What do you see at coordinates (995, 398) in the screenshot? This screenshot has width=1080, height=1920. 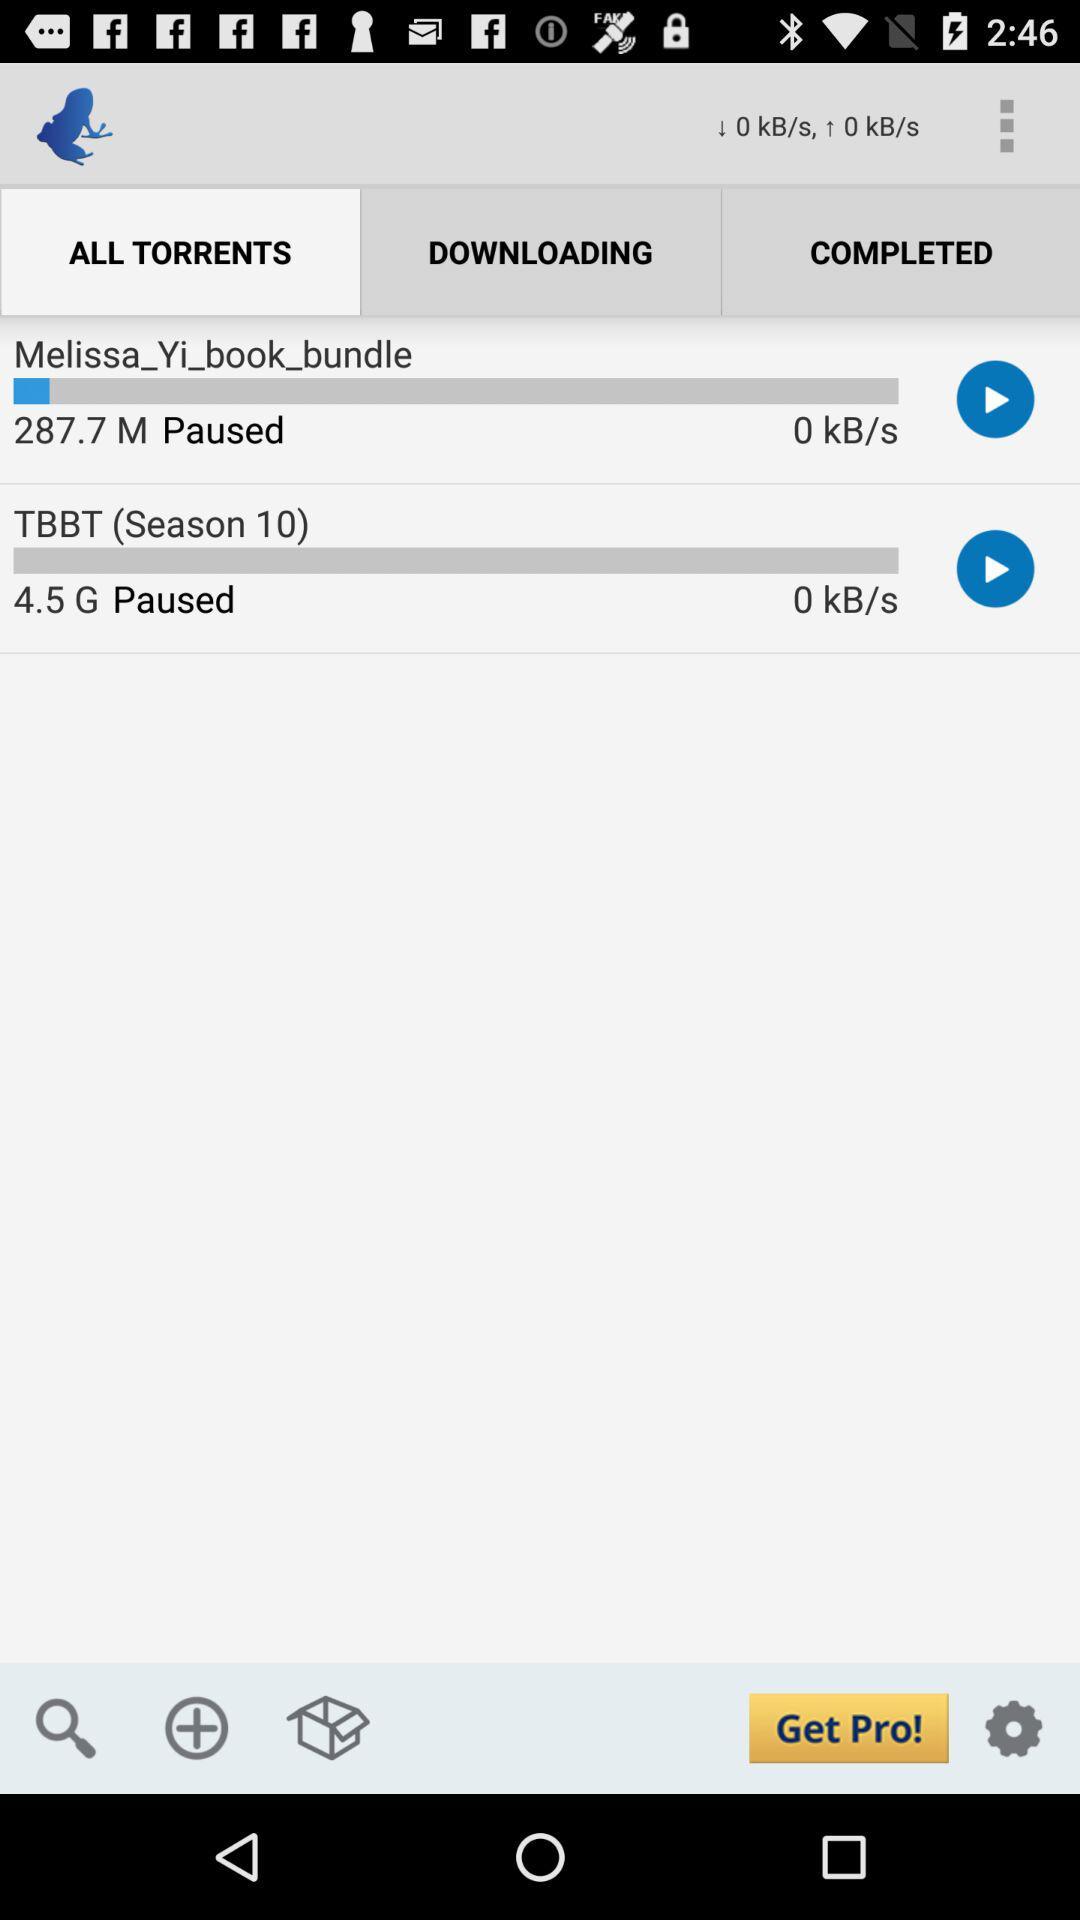 I see `first play button` at bounding box center [995, 398].